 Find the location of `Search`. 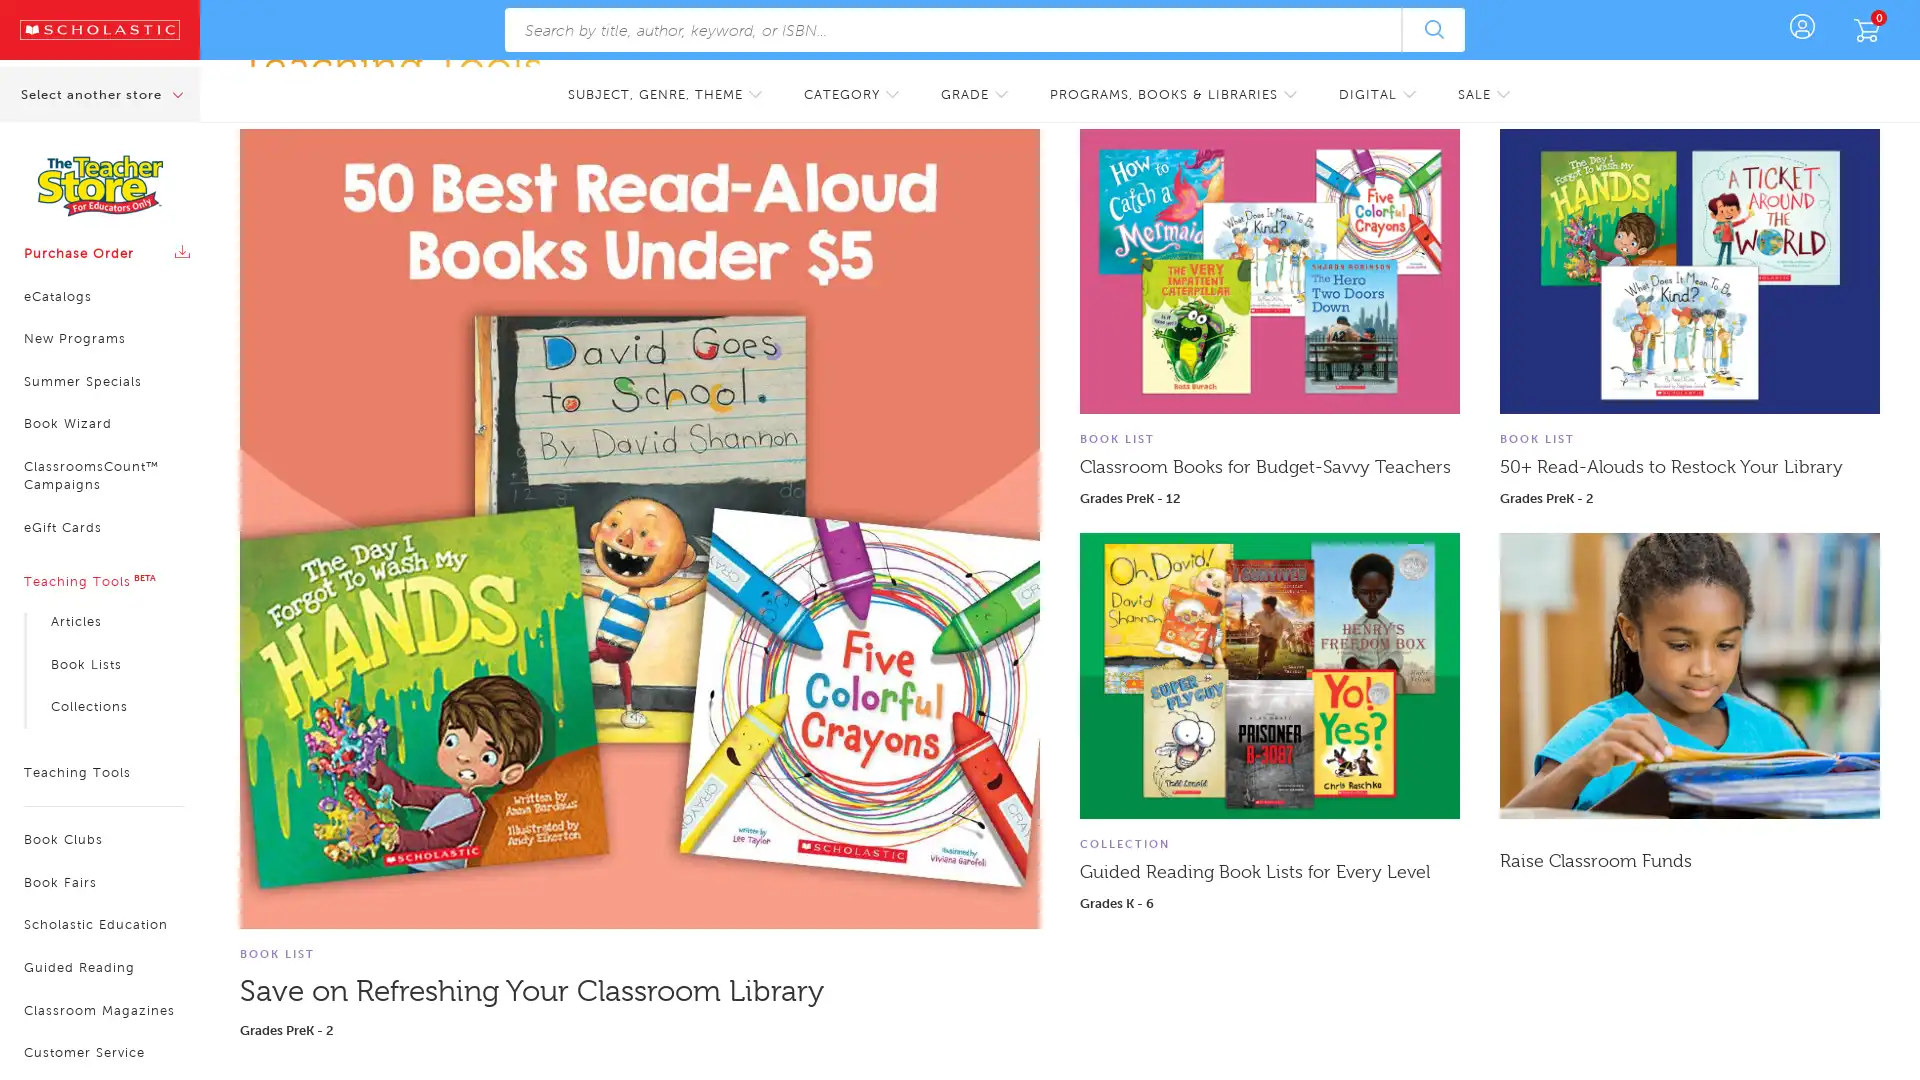

Search is located at coordinates (1432, 30).